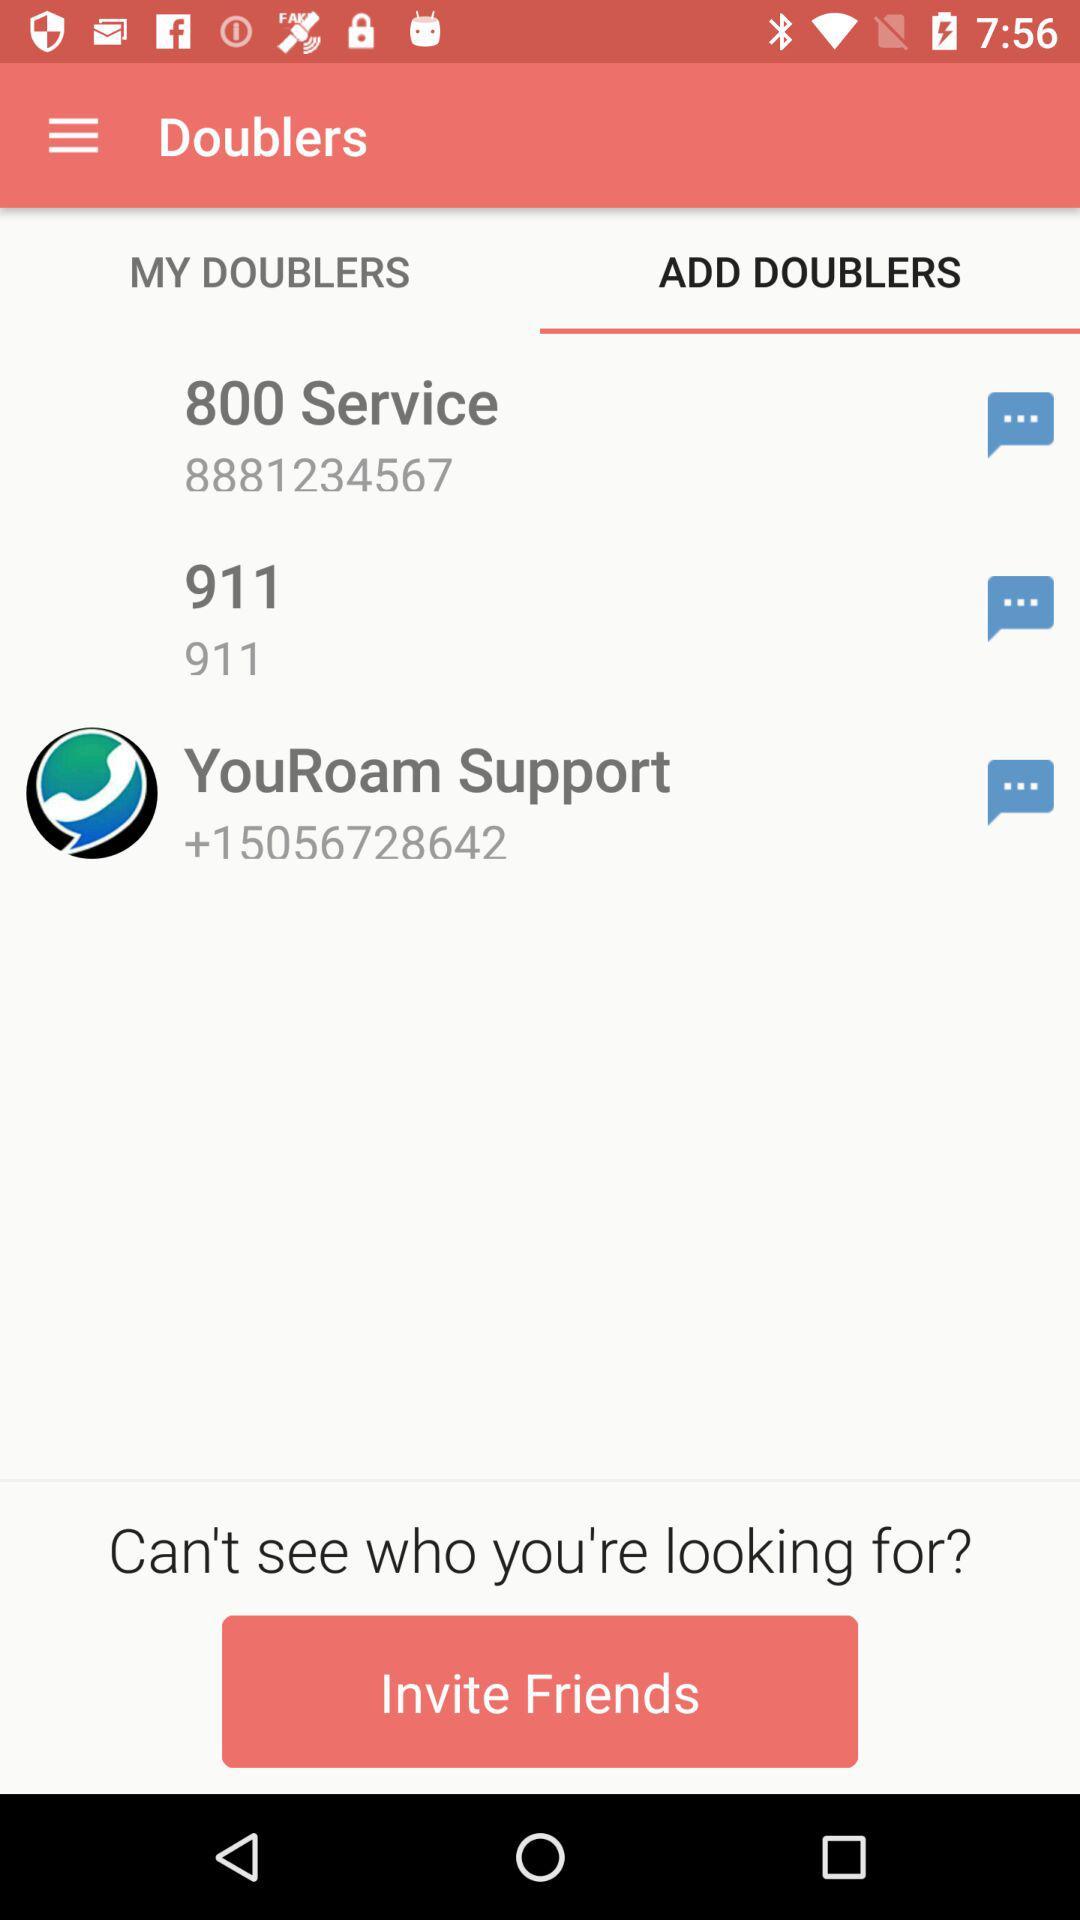 The width and height of the screenshot is (1080, 1920). Describe the element at coordinates (1020, 791) in the screenshot. I see `chat with number` at that location.